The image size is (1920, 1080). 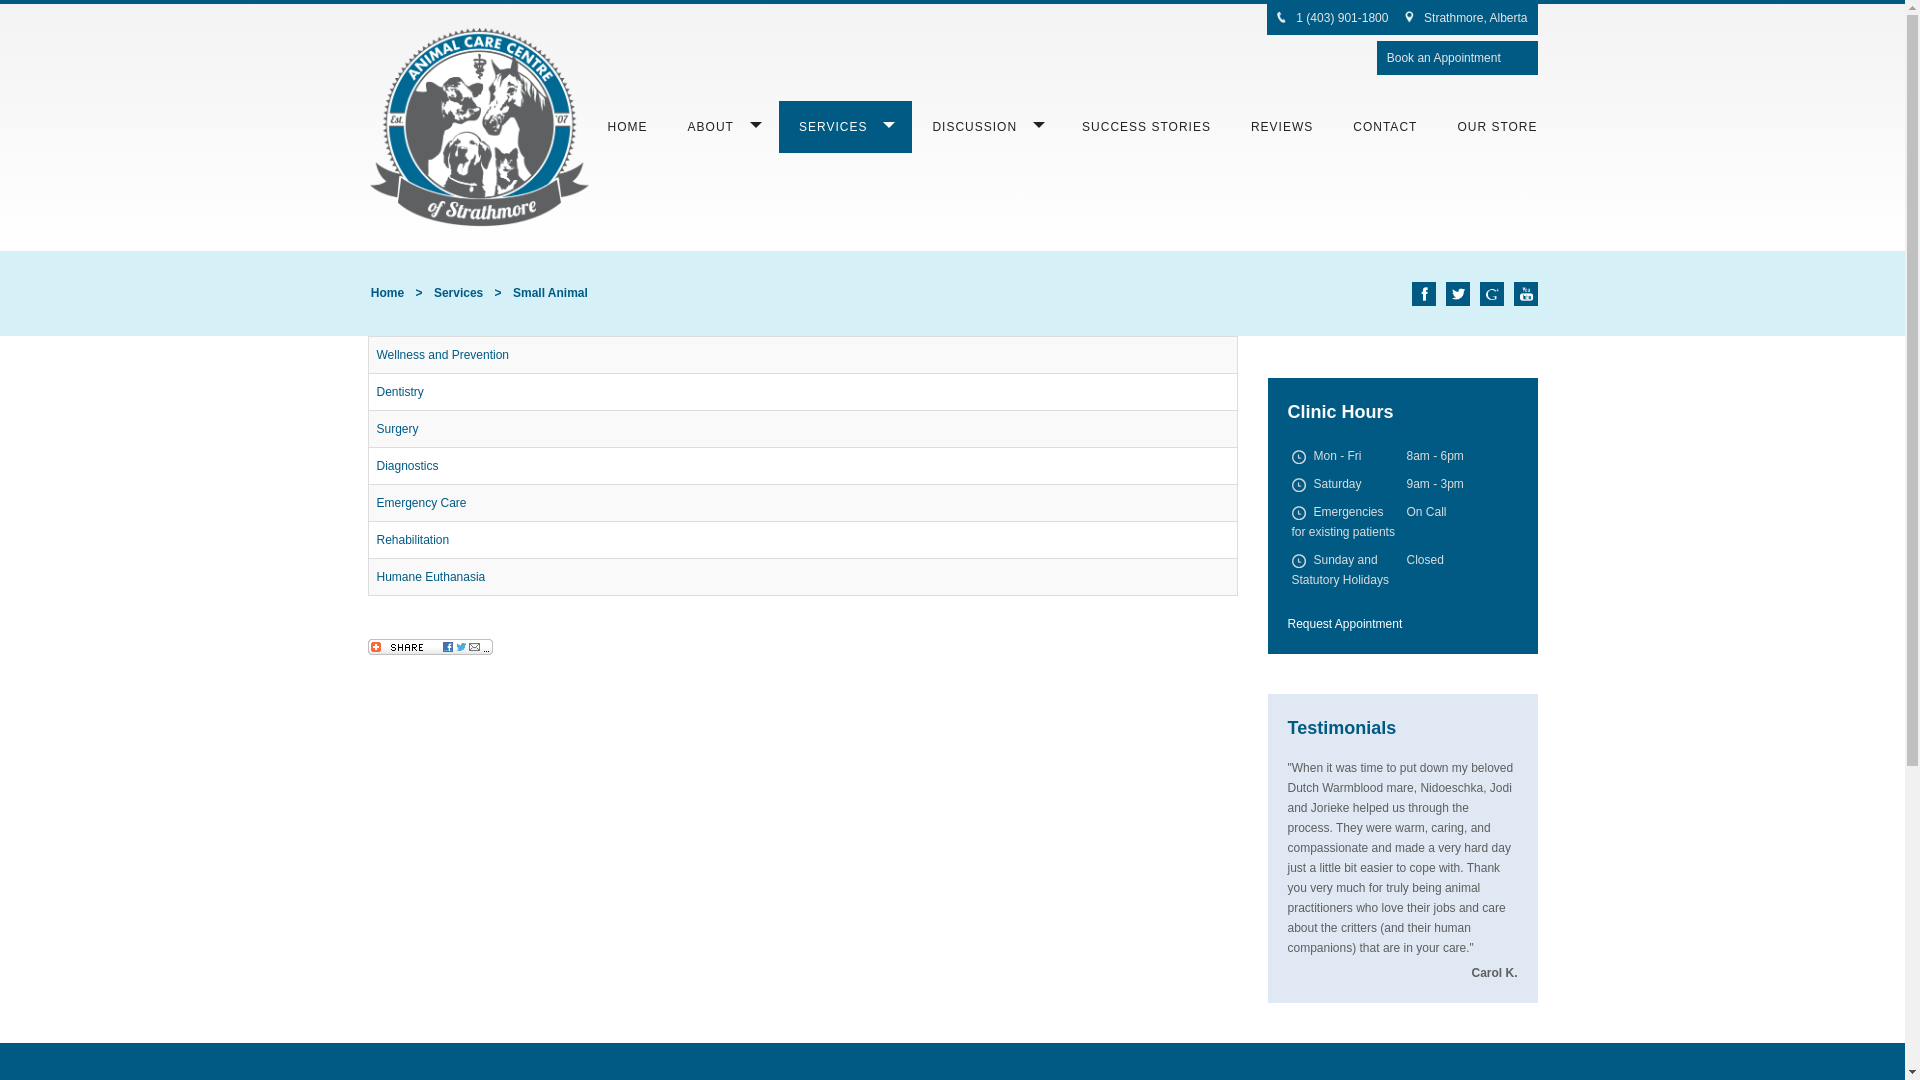 I want to click on 'Book an Appointment', so click(x=1444, y=56).